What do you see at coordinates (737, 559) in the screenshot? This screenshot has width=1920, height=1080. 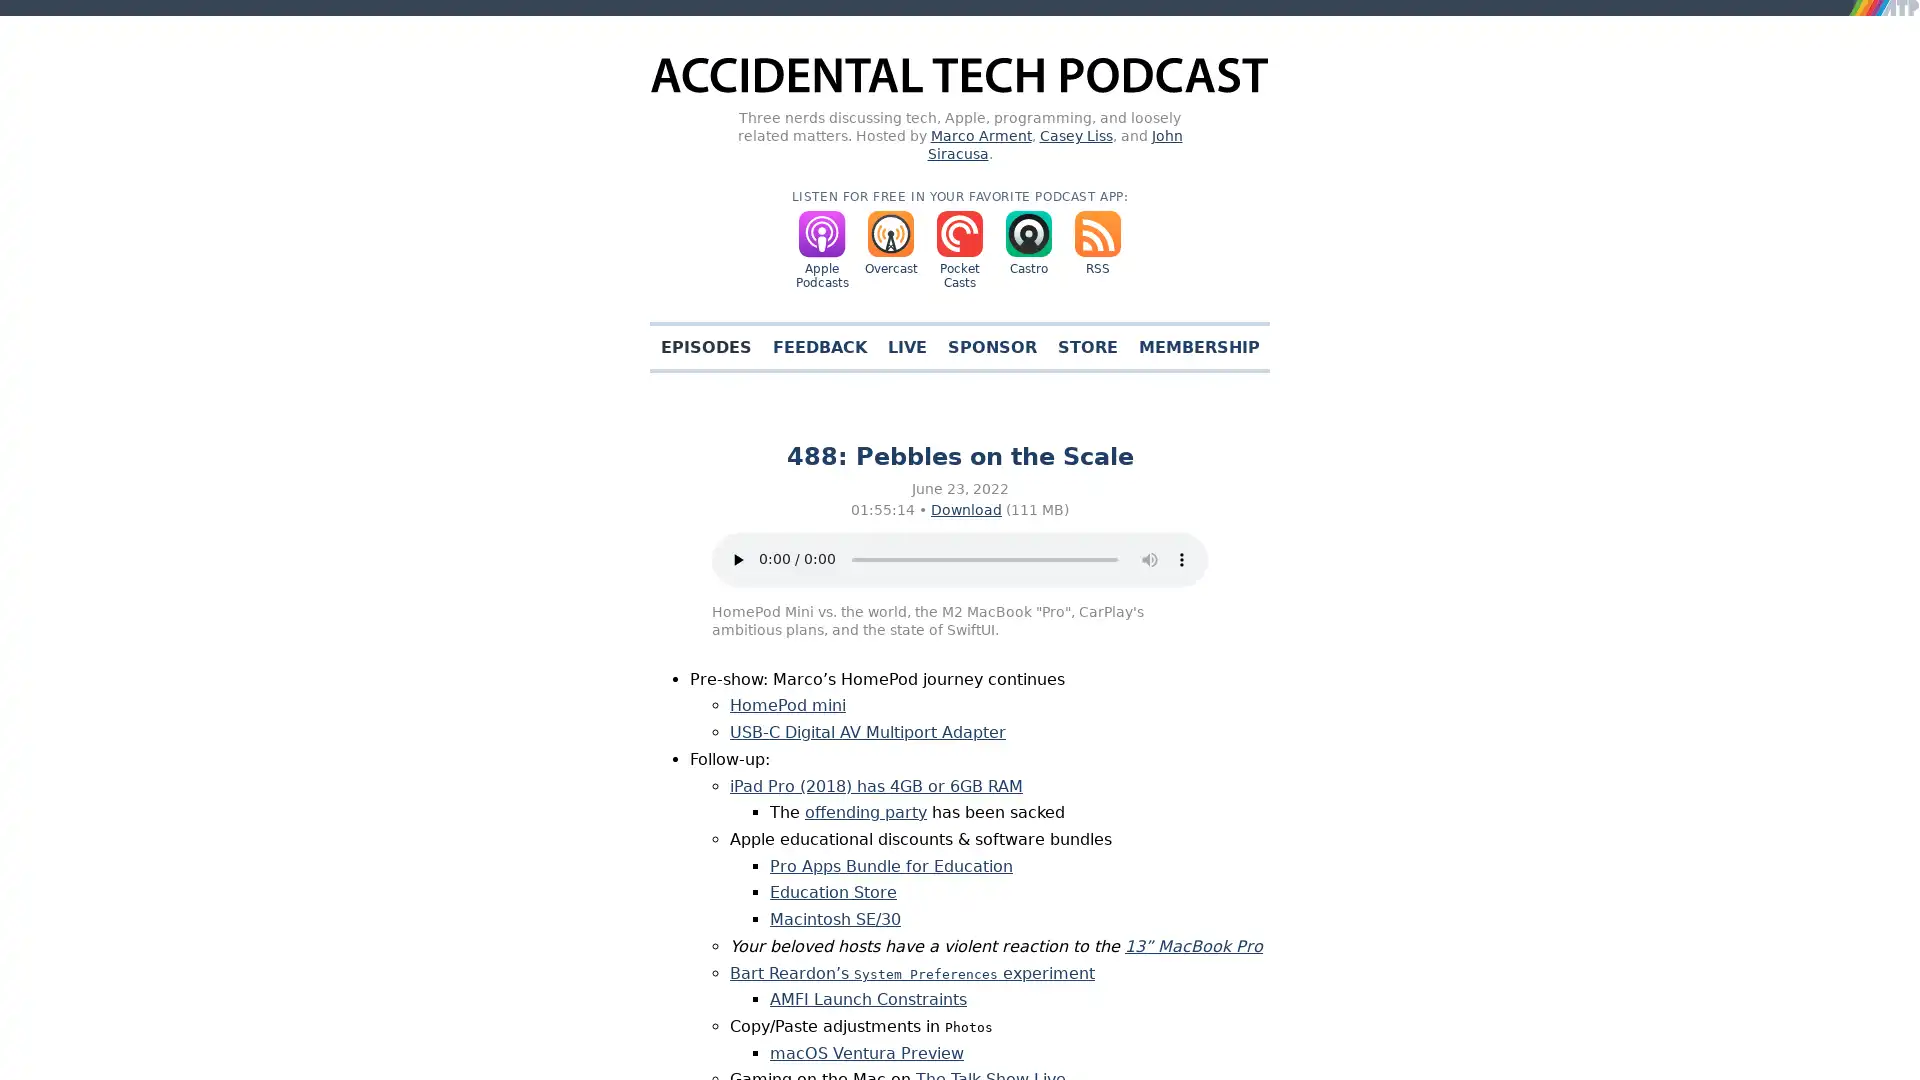 I see `play` at bounding box center [737, 559].